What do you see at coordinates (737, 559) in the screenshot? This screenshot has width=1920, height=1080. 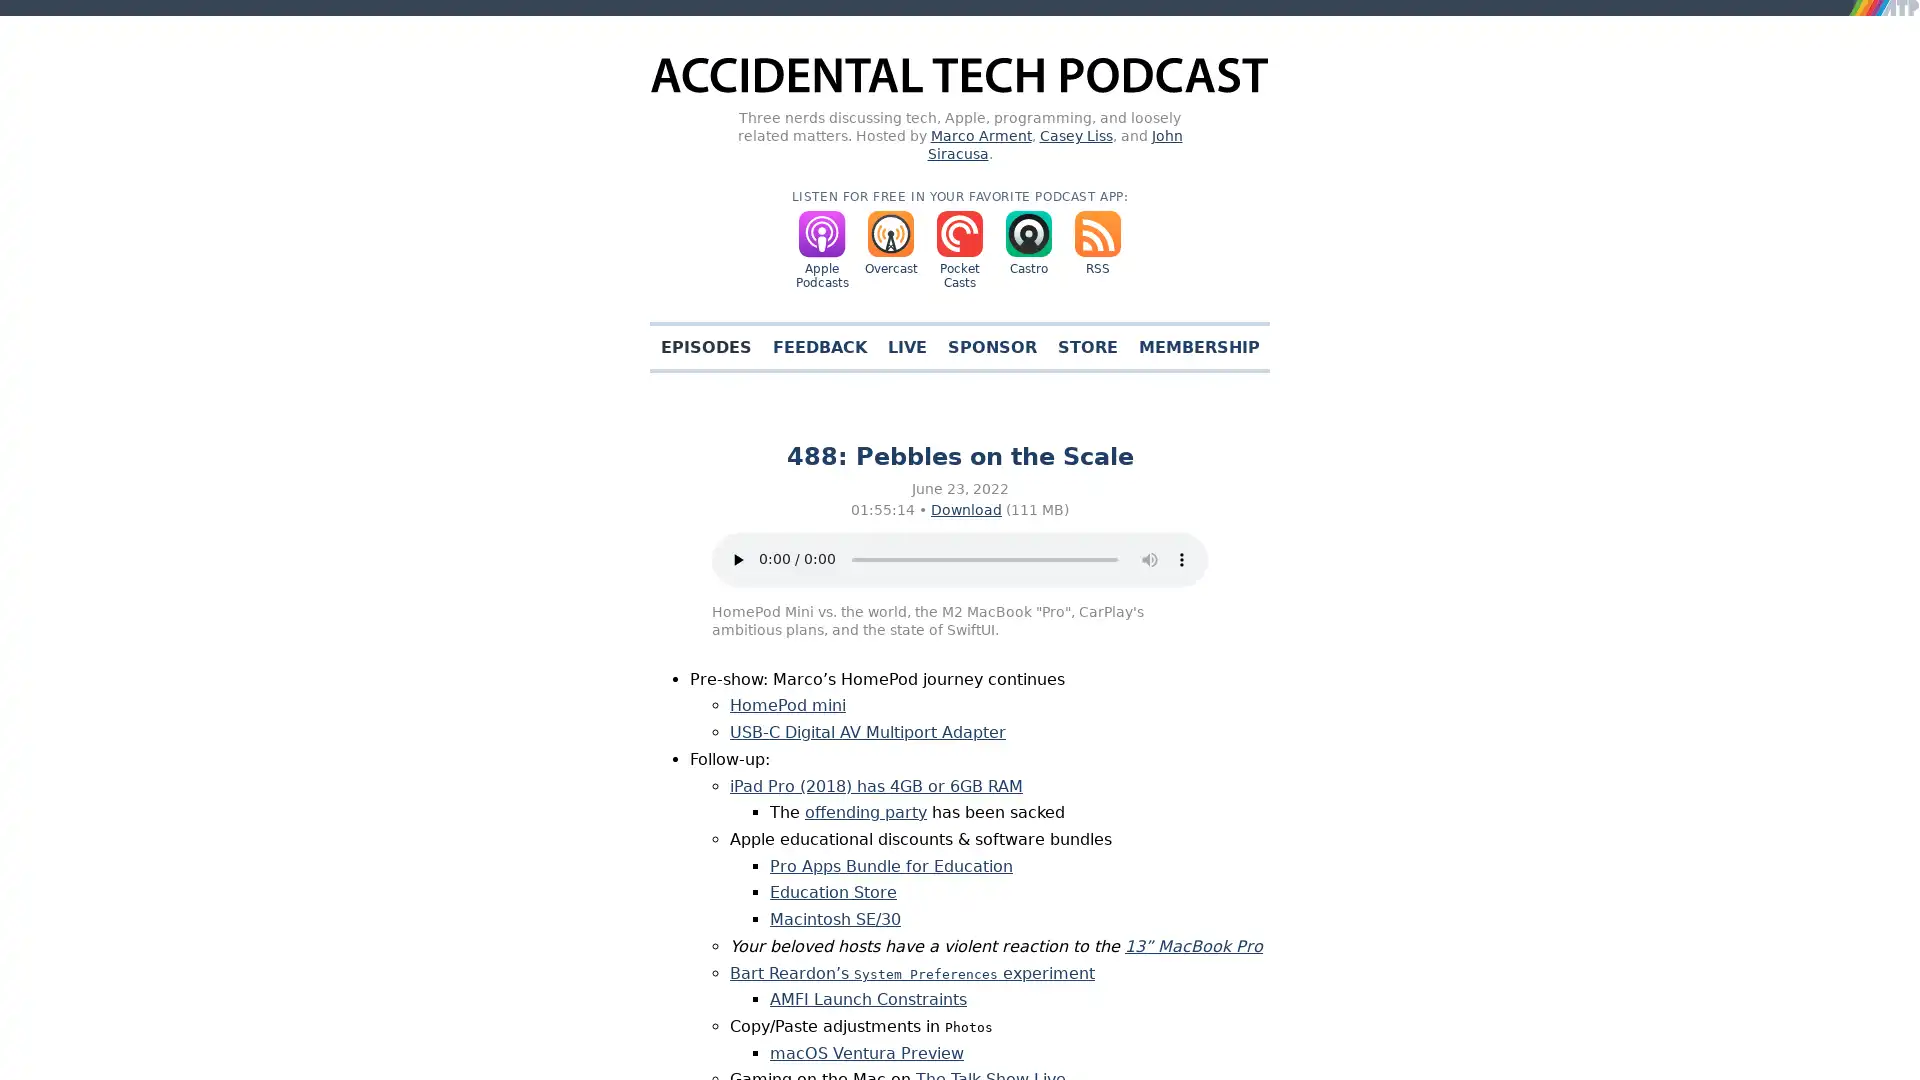 I see `play` at bounding box center [737, 559].